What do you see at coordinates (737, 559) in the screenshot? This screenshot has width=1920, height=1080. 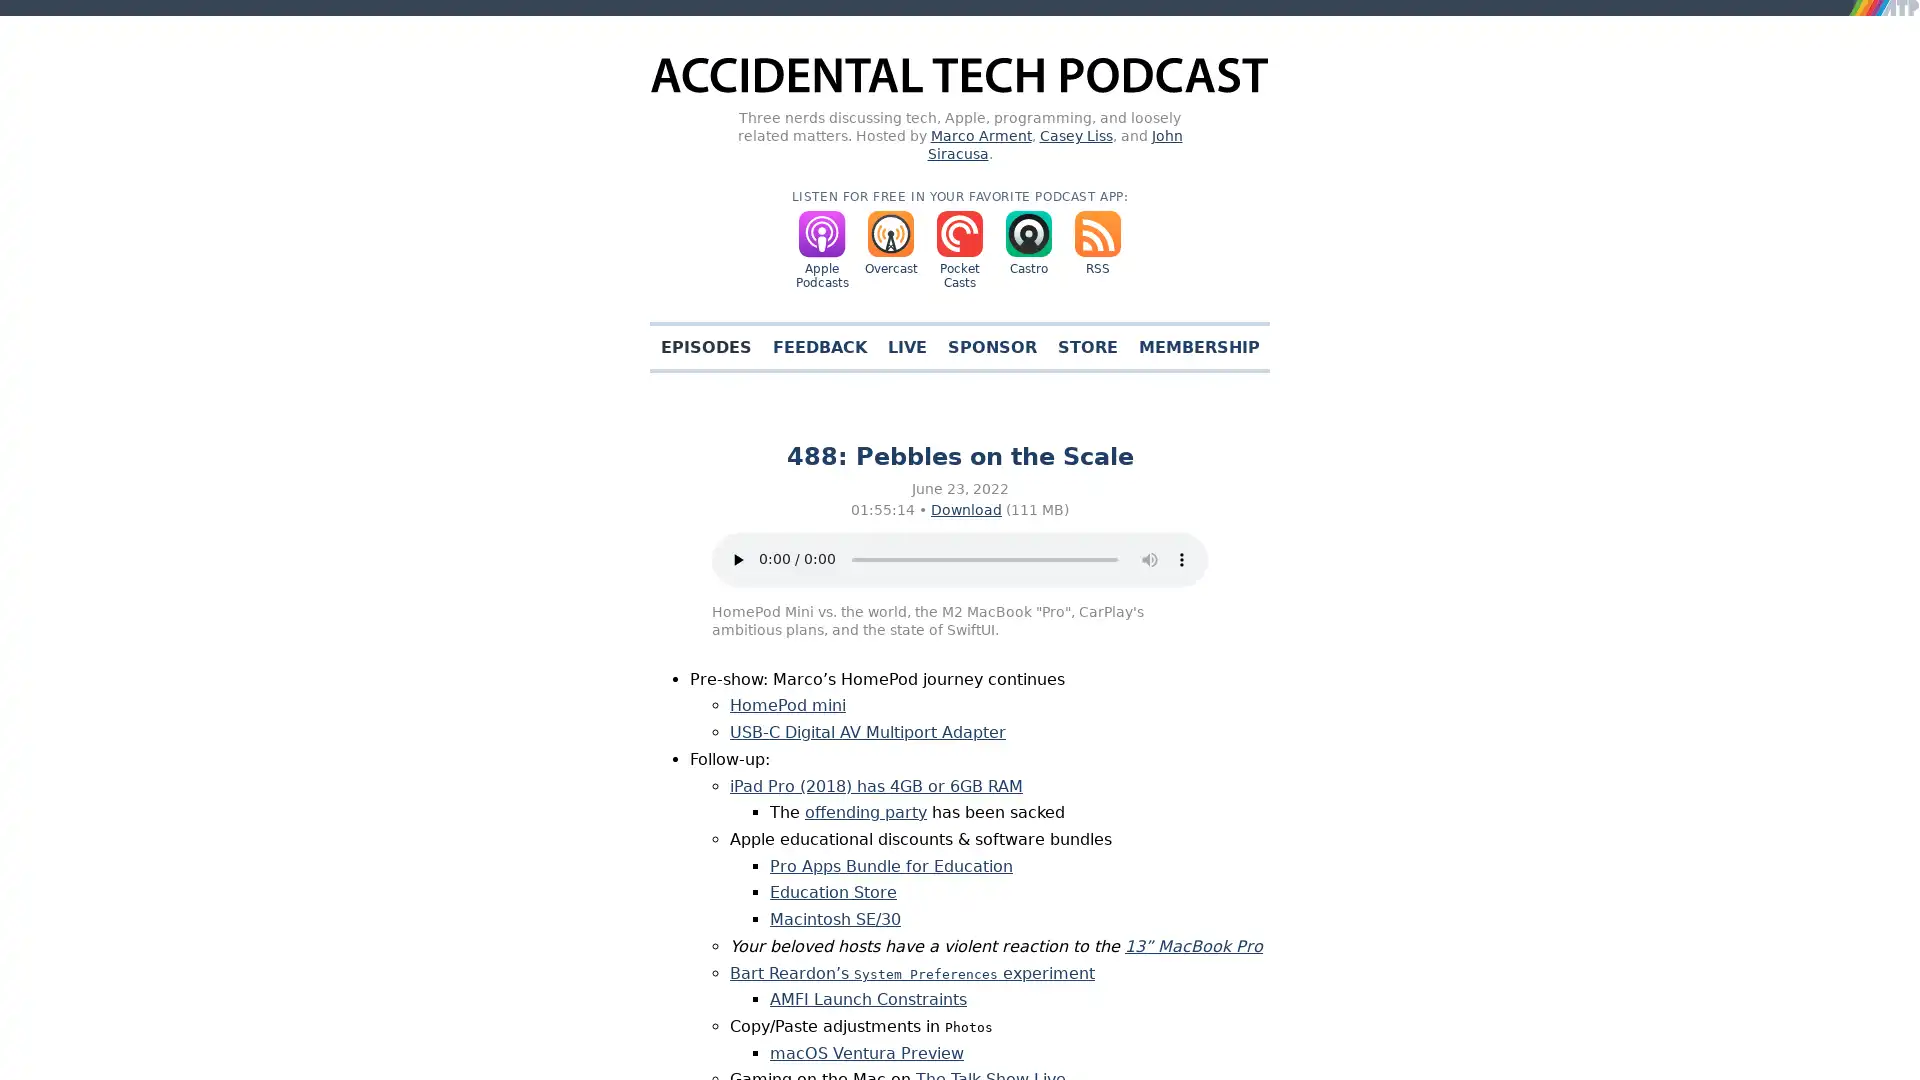 I see `play` at bounding box center [737, 559].